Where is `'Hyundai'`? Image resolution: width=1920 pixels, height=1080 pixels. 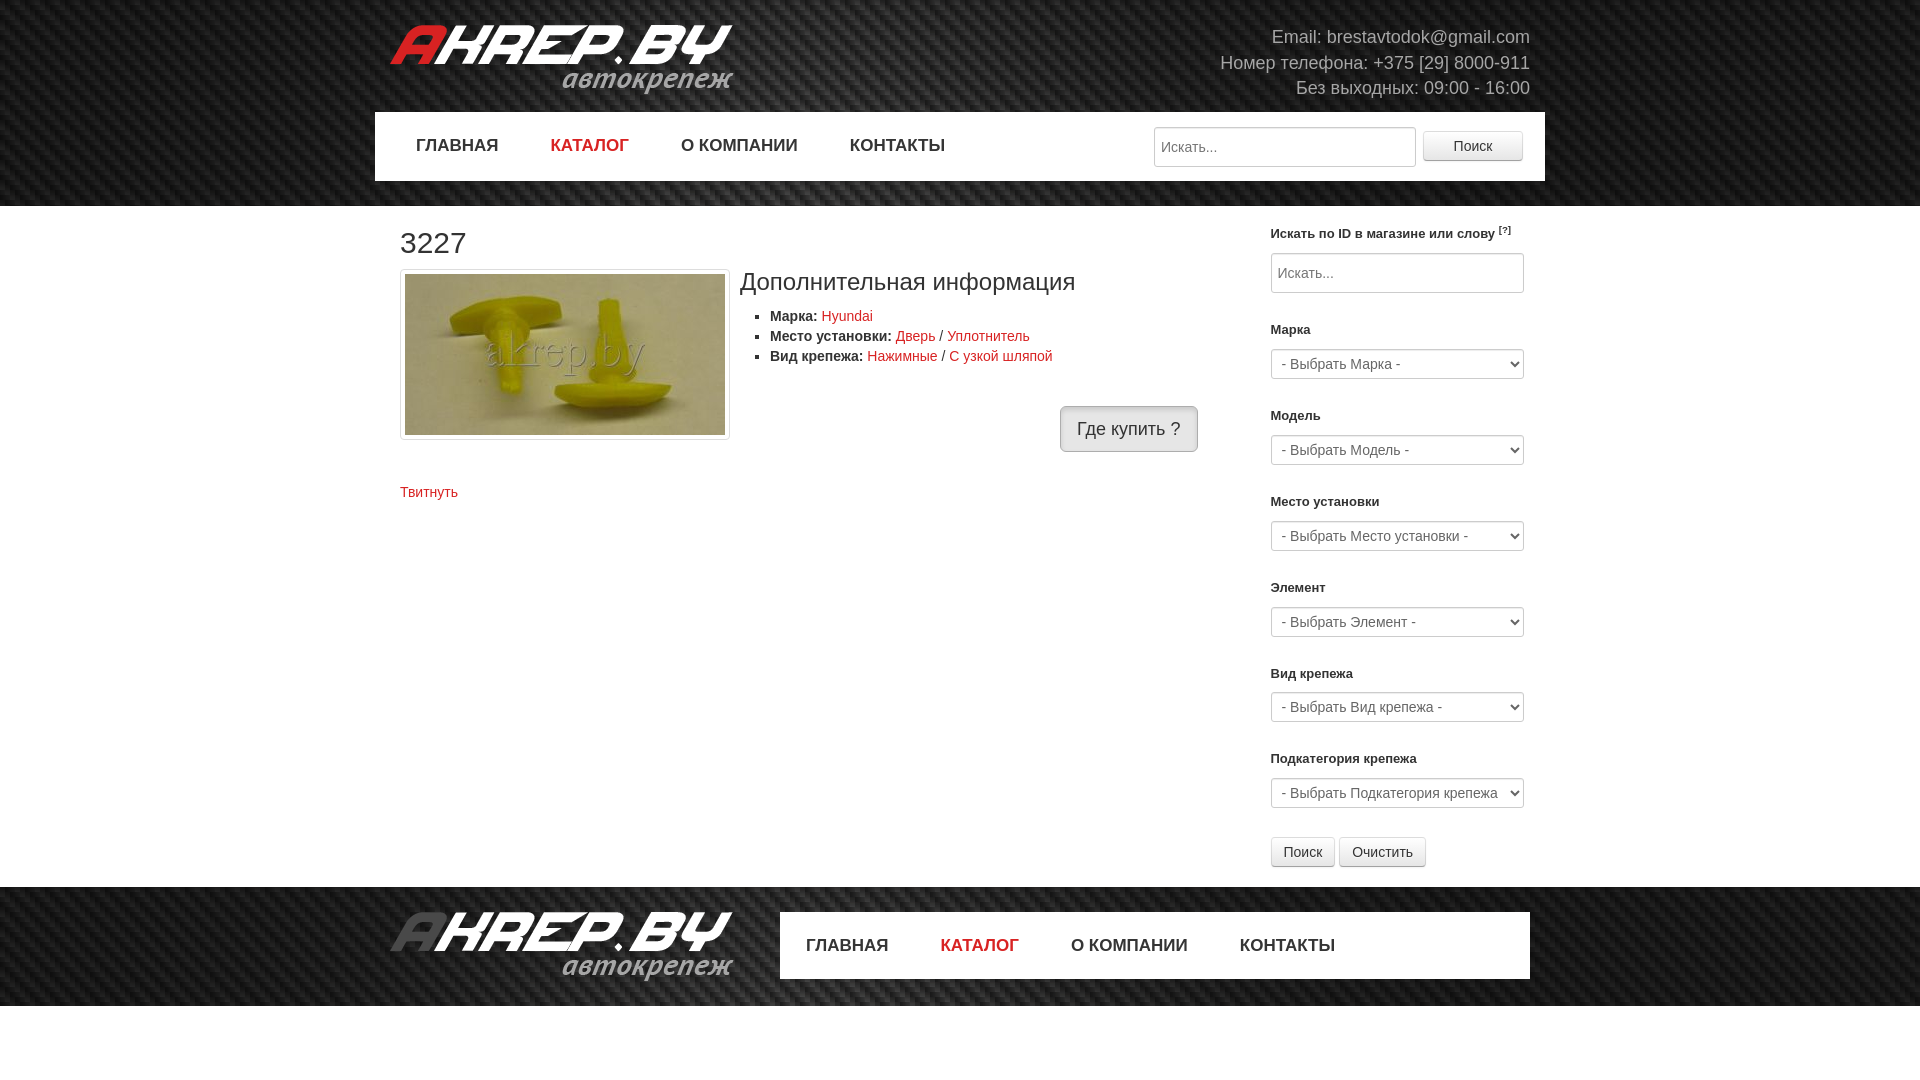
'Hyundai' is located at coordinates (847, 315).